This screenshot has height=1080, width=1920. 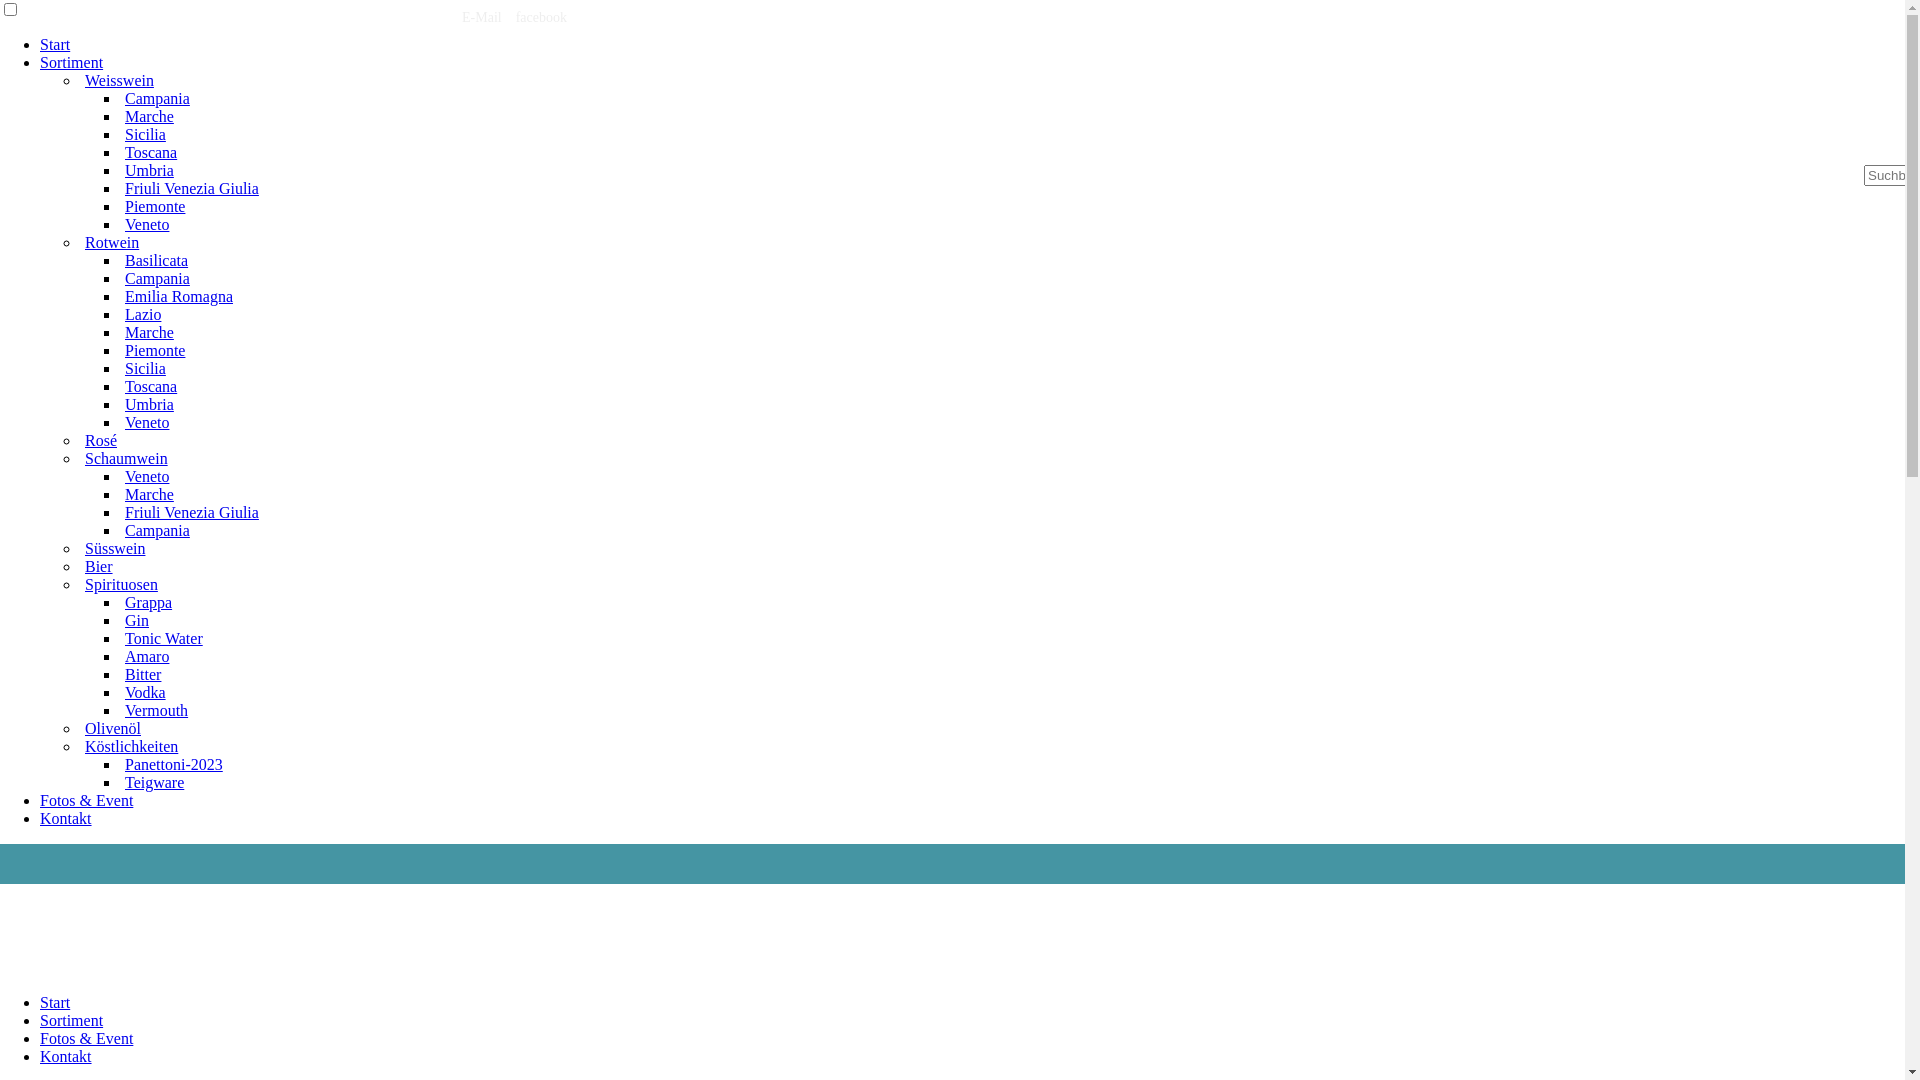 What do you see at coordinates (39, 1002) in the screenshot?
I see `'Start'` at bounding box center [39, 1002].